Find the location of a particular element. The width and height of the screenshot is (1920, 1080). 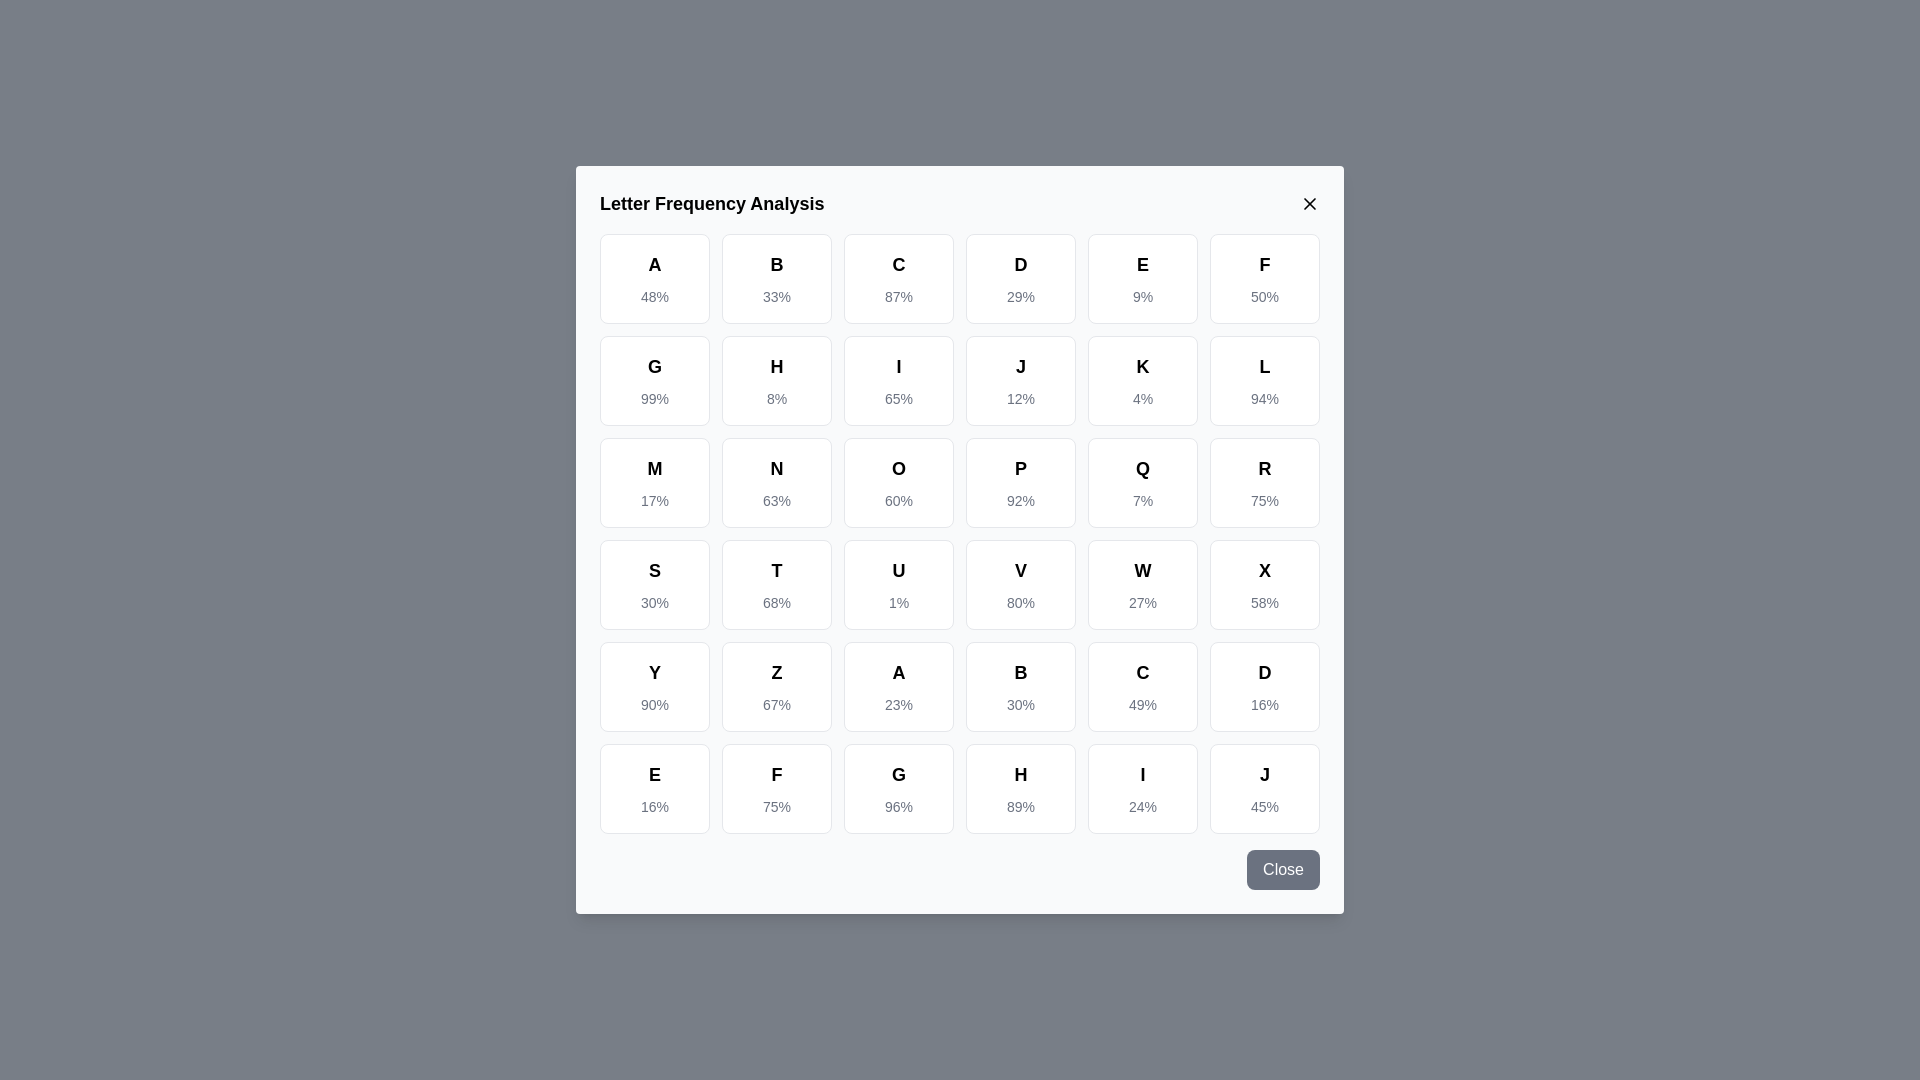

the cell corresponding to the letter H is located at coordinates (776, 381).